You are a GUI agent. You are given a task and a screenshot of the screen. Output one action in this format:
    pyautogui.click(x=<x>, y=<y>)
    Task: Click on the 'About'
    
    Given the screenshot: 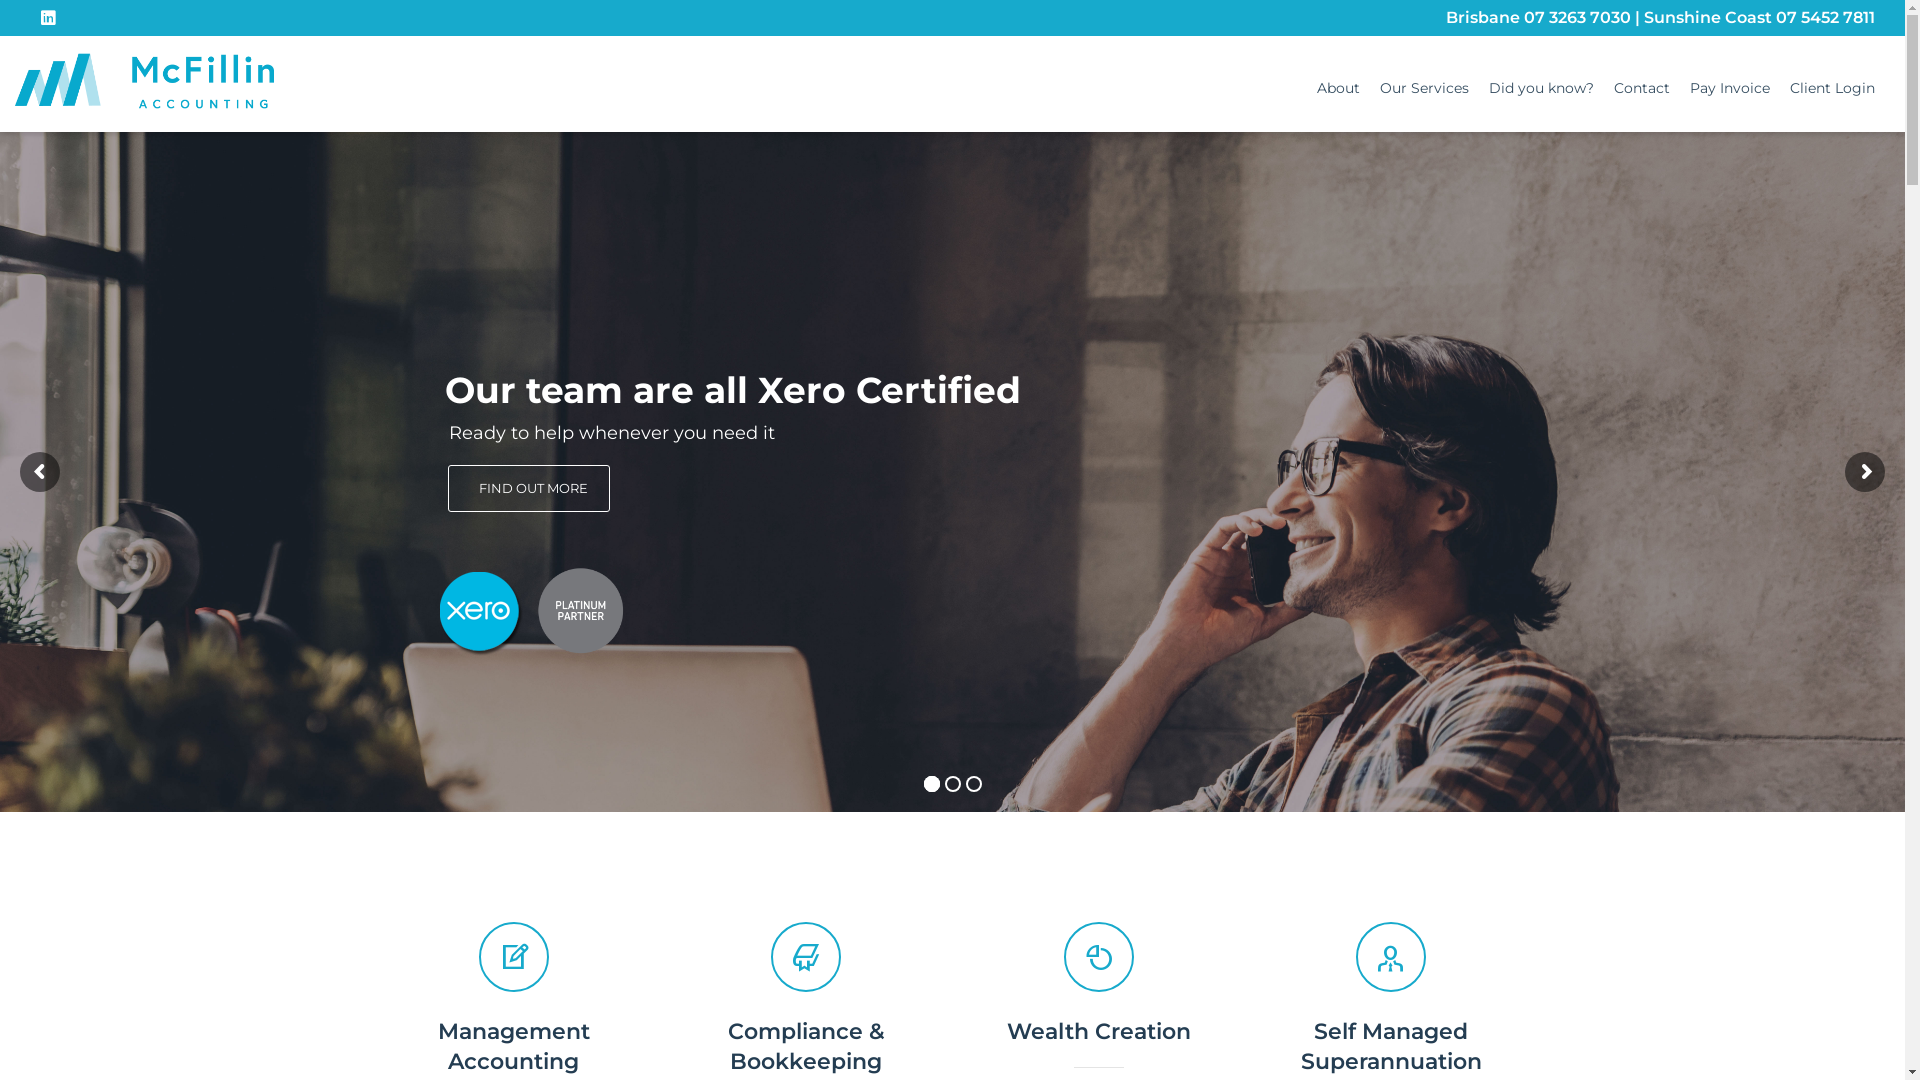 What is the action you would take?
    pyautogui.click(x=1338, y=87)
    